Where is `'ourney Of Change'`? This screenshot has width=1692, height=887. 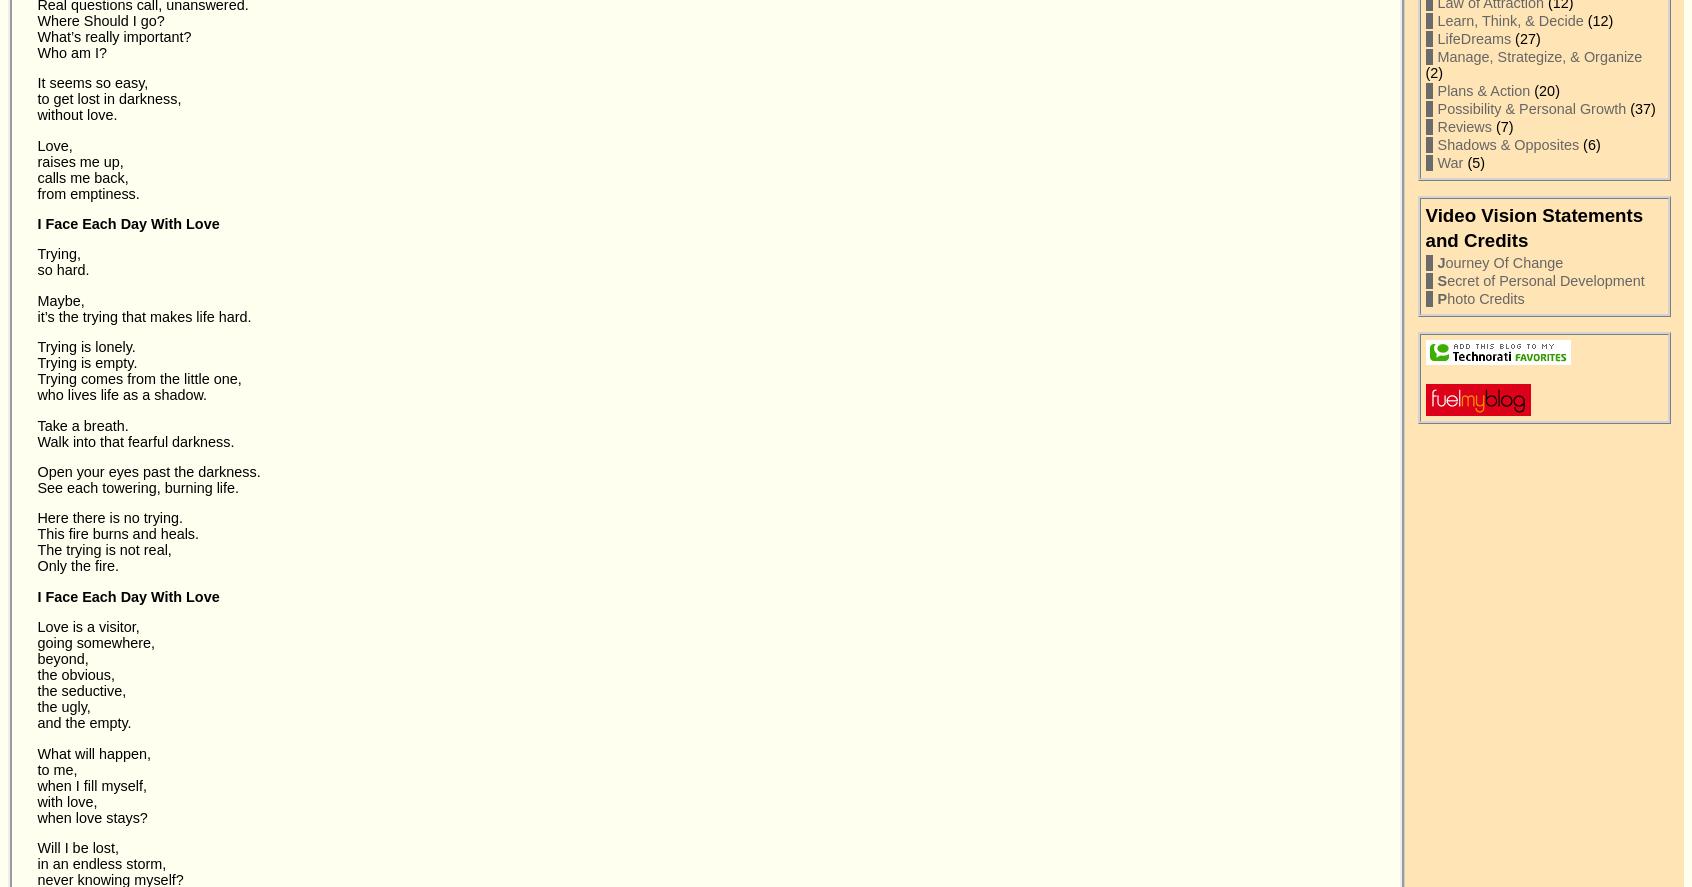 'ourney Of Change' is located at coordinates (1504, 261).